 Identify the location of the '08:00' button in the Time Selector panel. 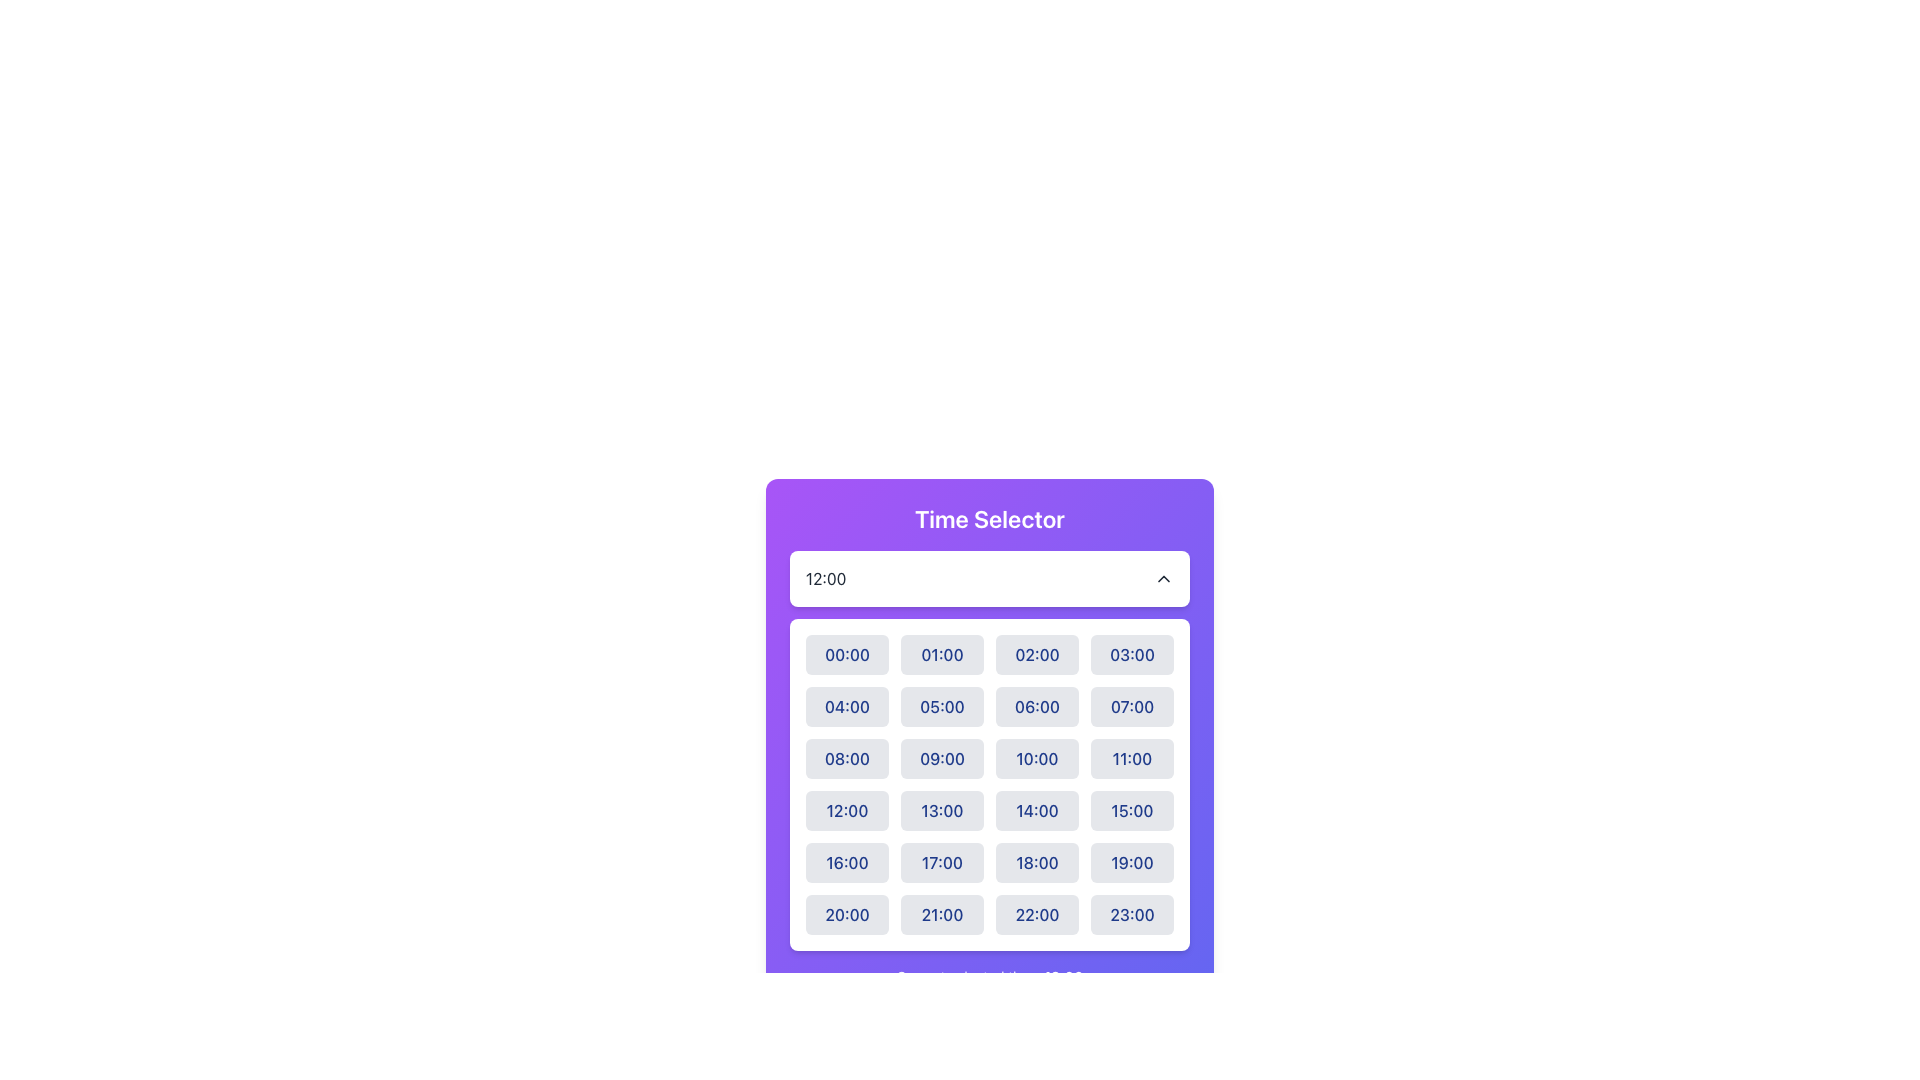
(847, 759).